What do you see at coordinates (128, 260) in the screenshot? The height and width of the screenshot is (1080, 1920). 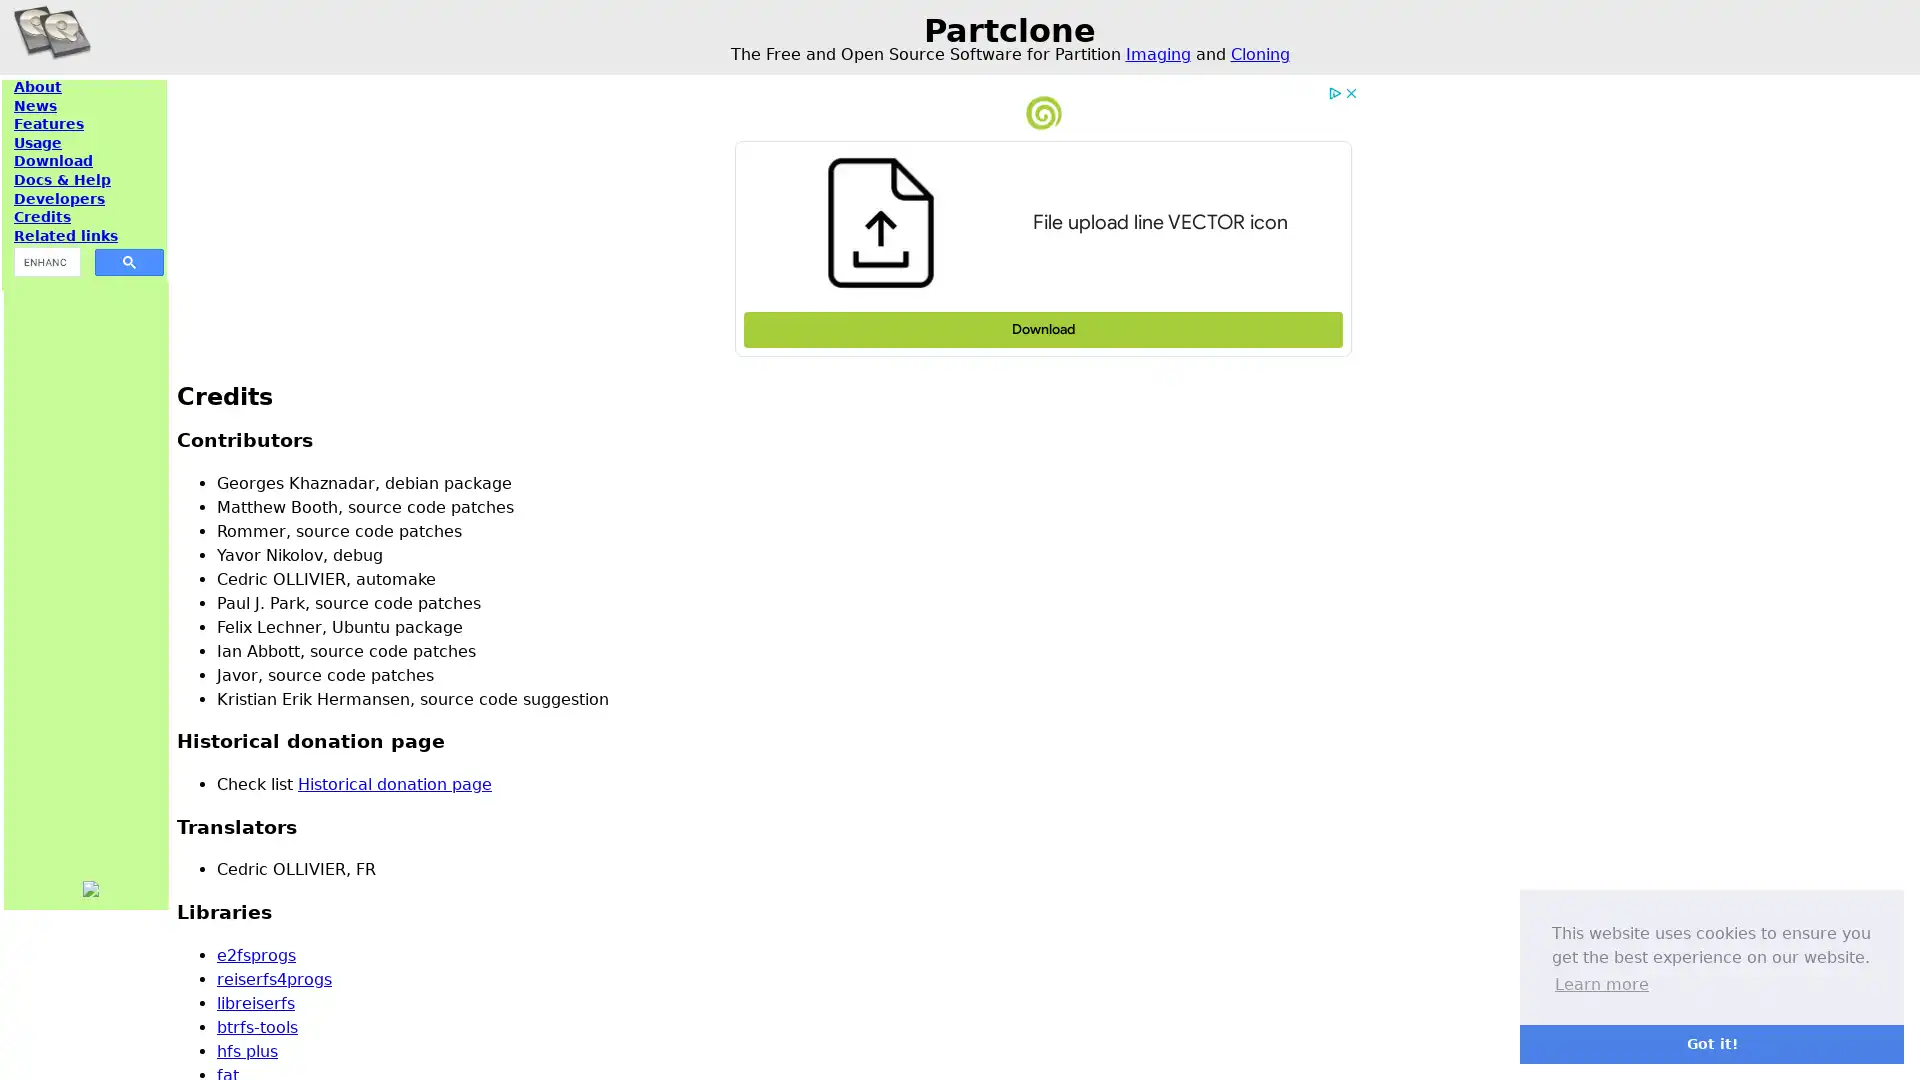 I see `search` at bounding box center [128, 260].